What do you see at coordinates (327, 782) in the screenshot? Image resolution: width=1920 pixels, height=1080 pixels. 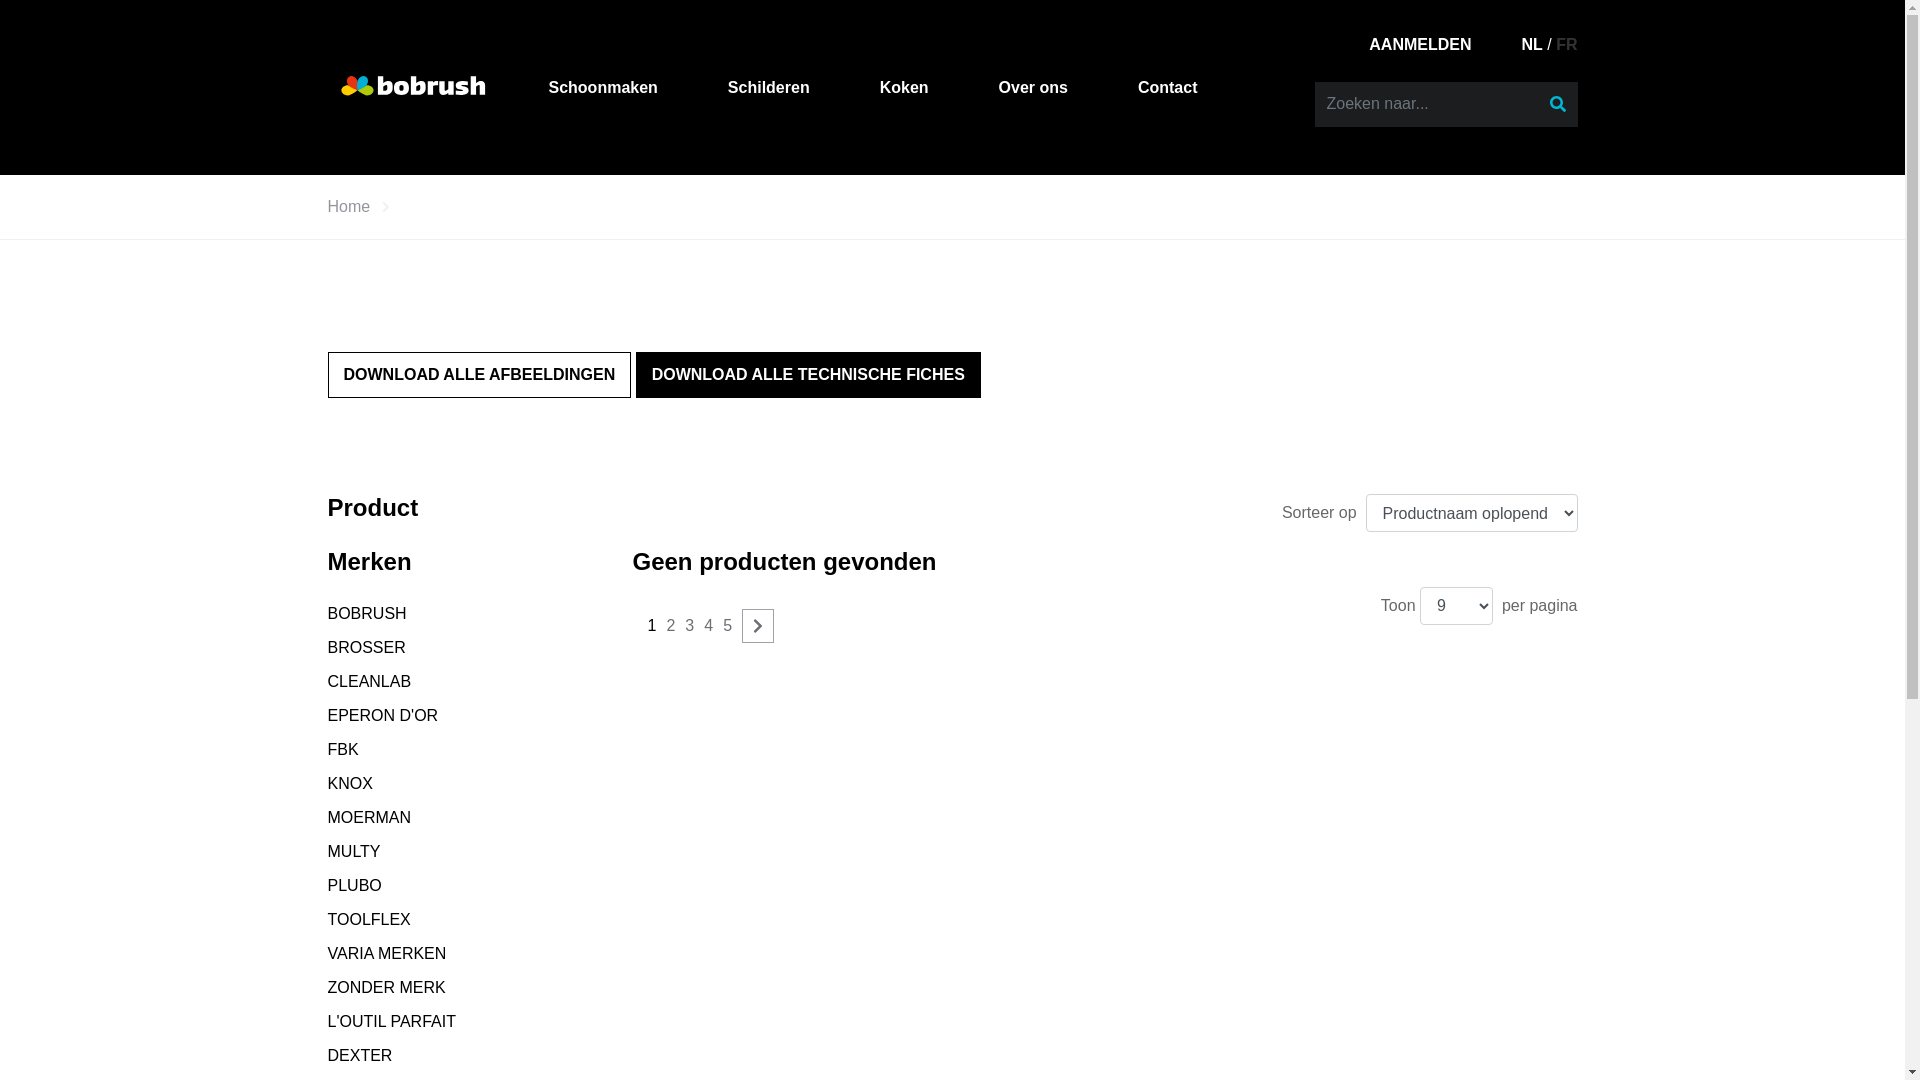 I see `'KNOX'` at bounding box center [327, 782].